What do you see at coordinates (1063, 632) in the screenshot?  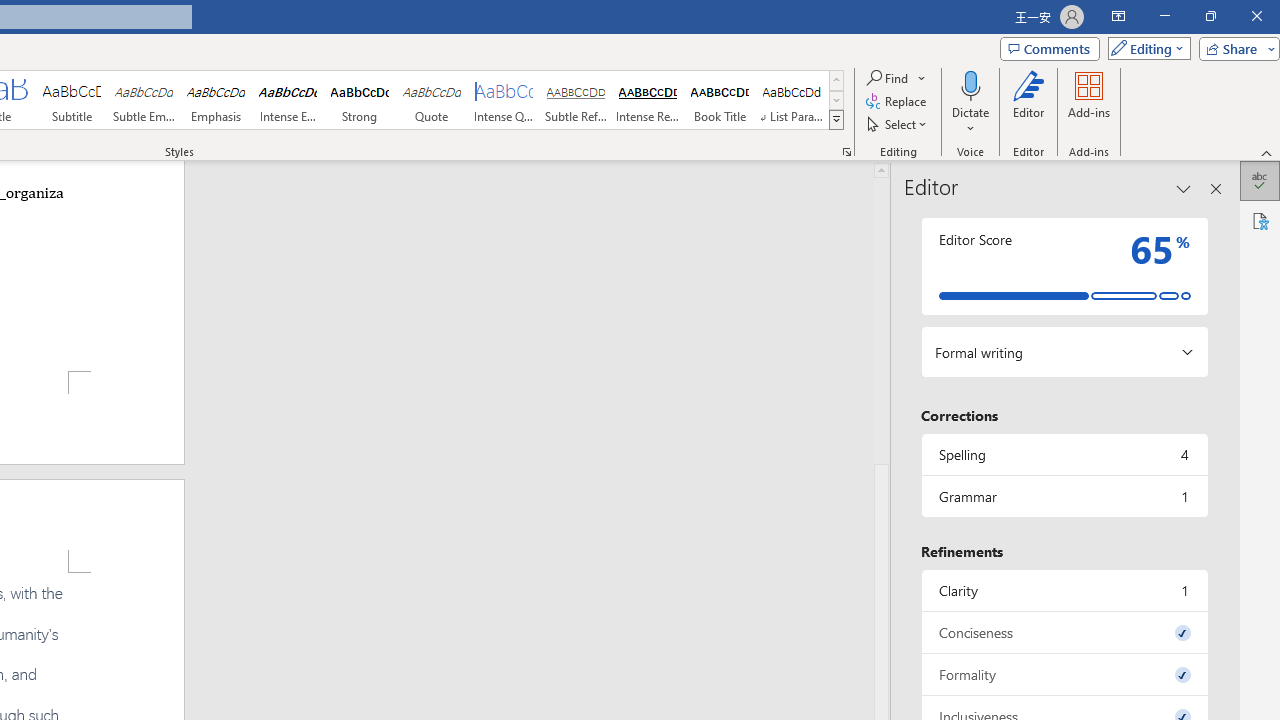 I see `'Conciseness, 0 issues. Press space or enter to review items.'` at bounding box center [1063, 632].